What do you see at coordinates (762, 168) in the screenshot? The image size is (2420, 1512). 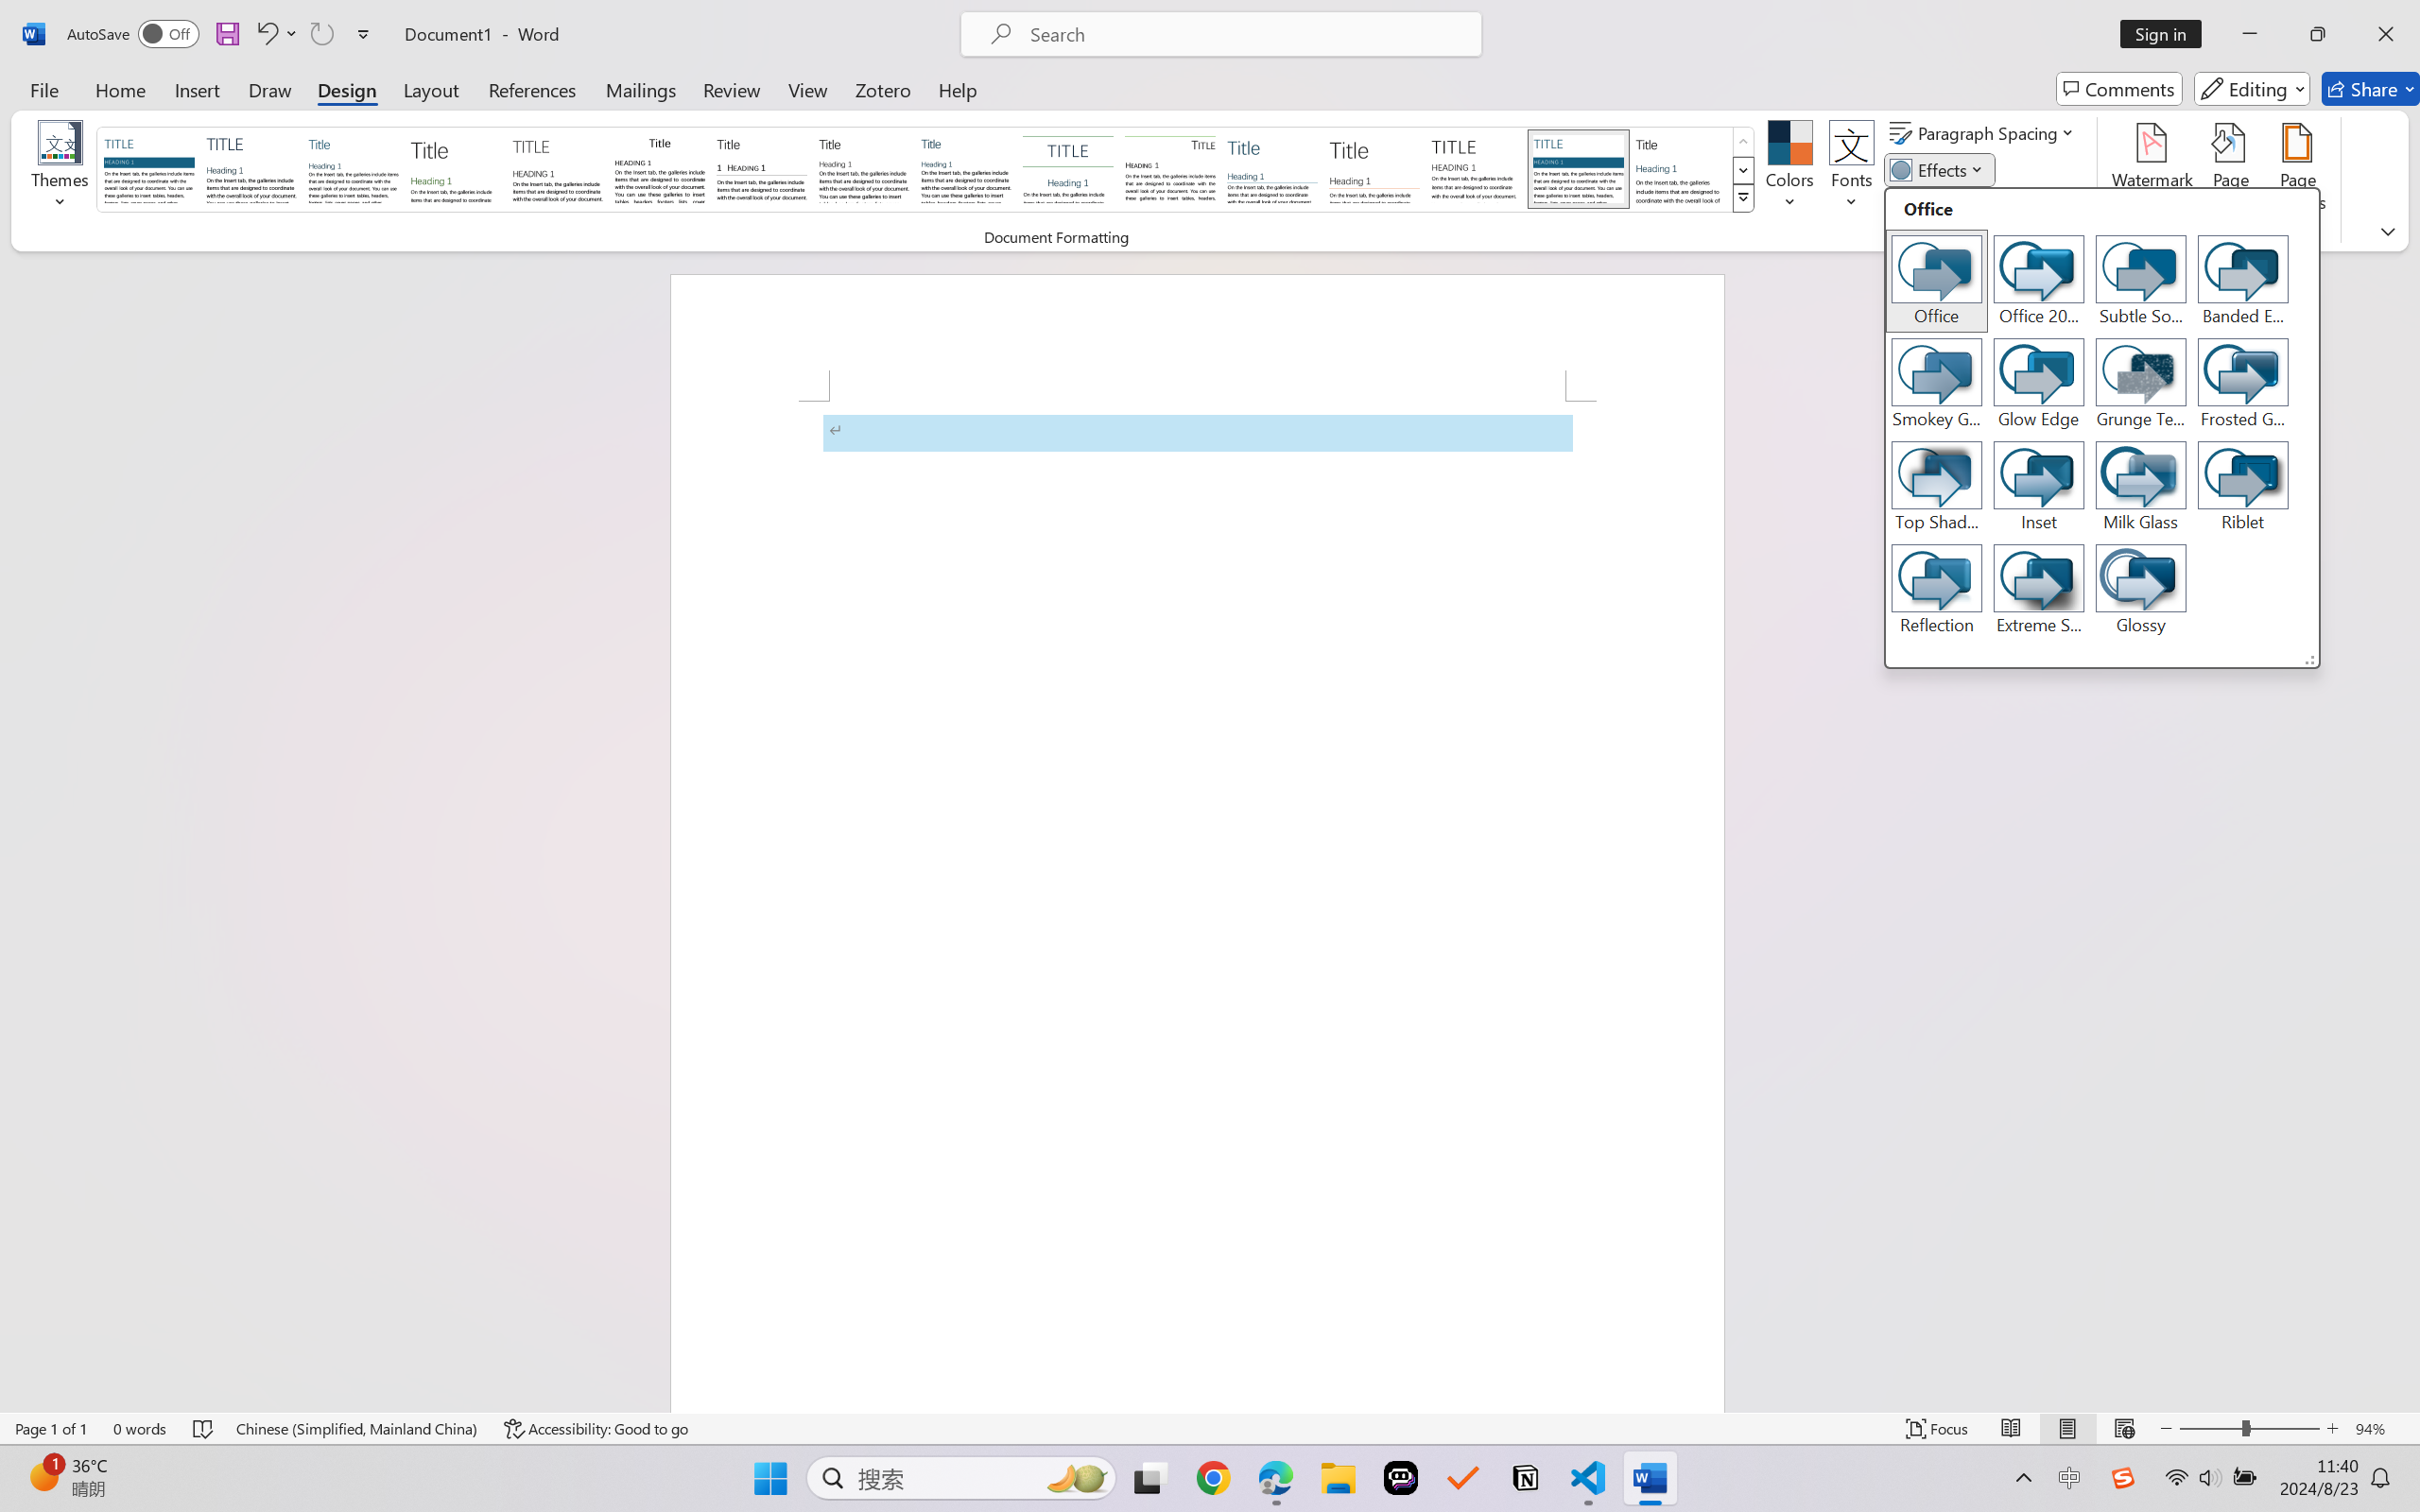 I see `'Black & White (Numbered)'` at bounding box center [762, 168].